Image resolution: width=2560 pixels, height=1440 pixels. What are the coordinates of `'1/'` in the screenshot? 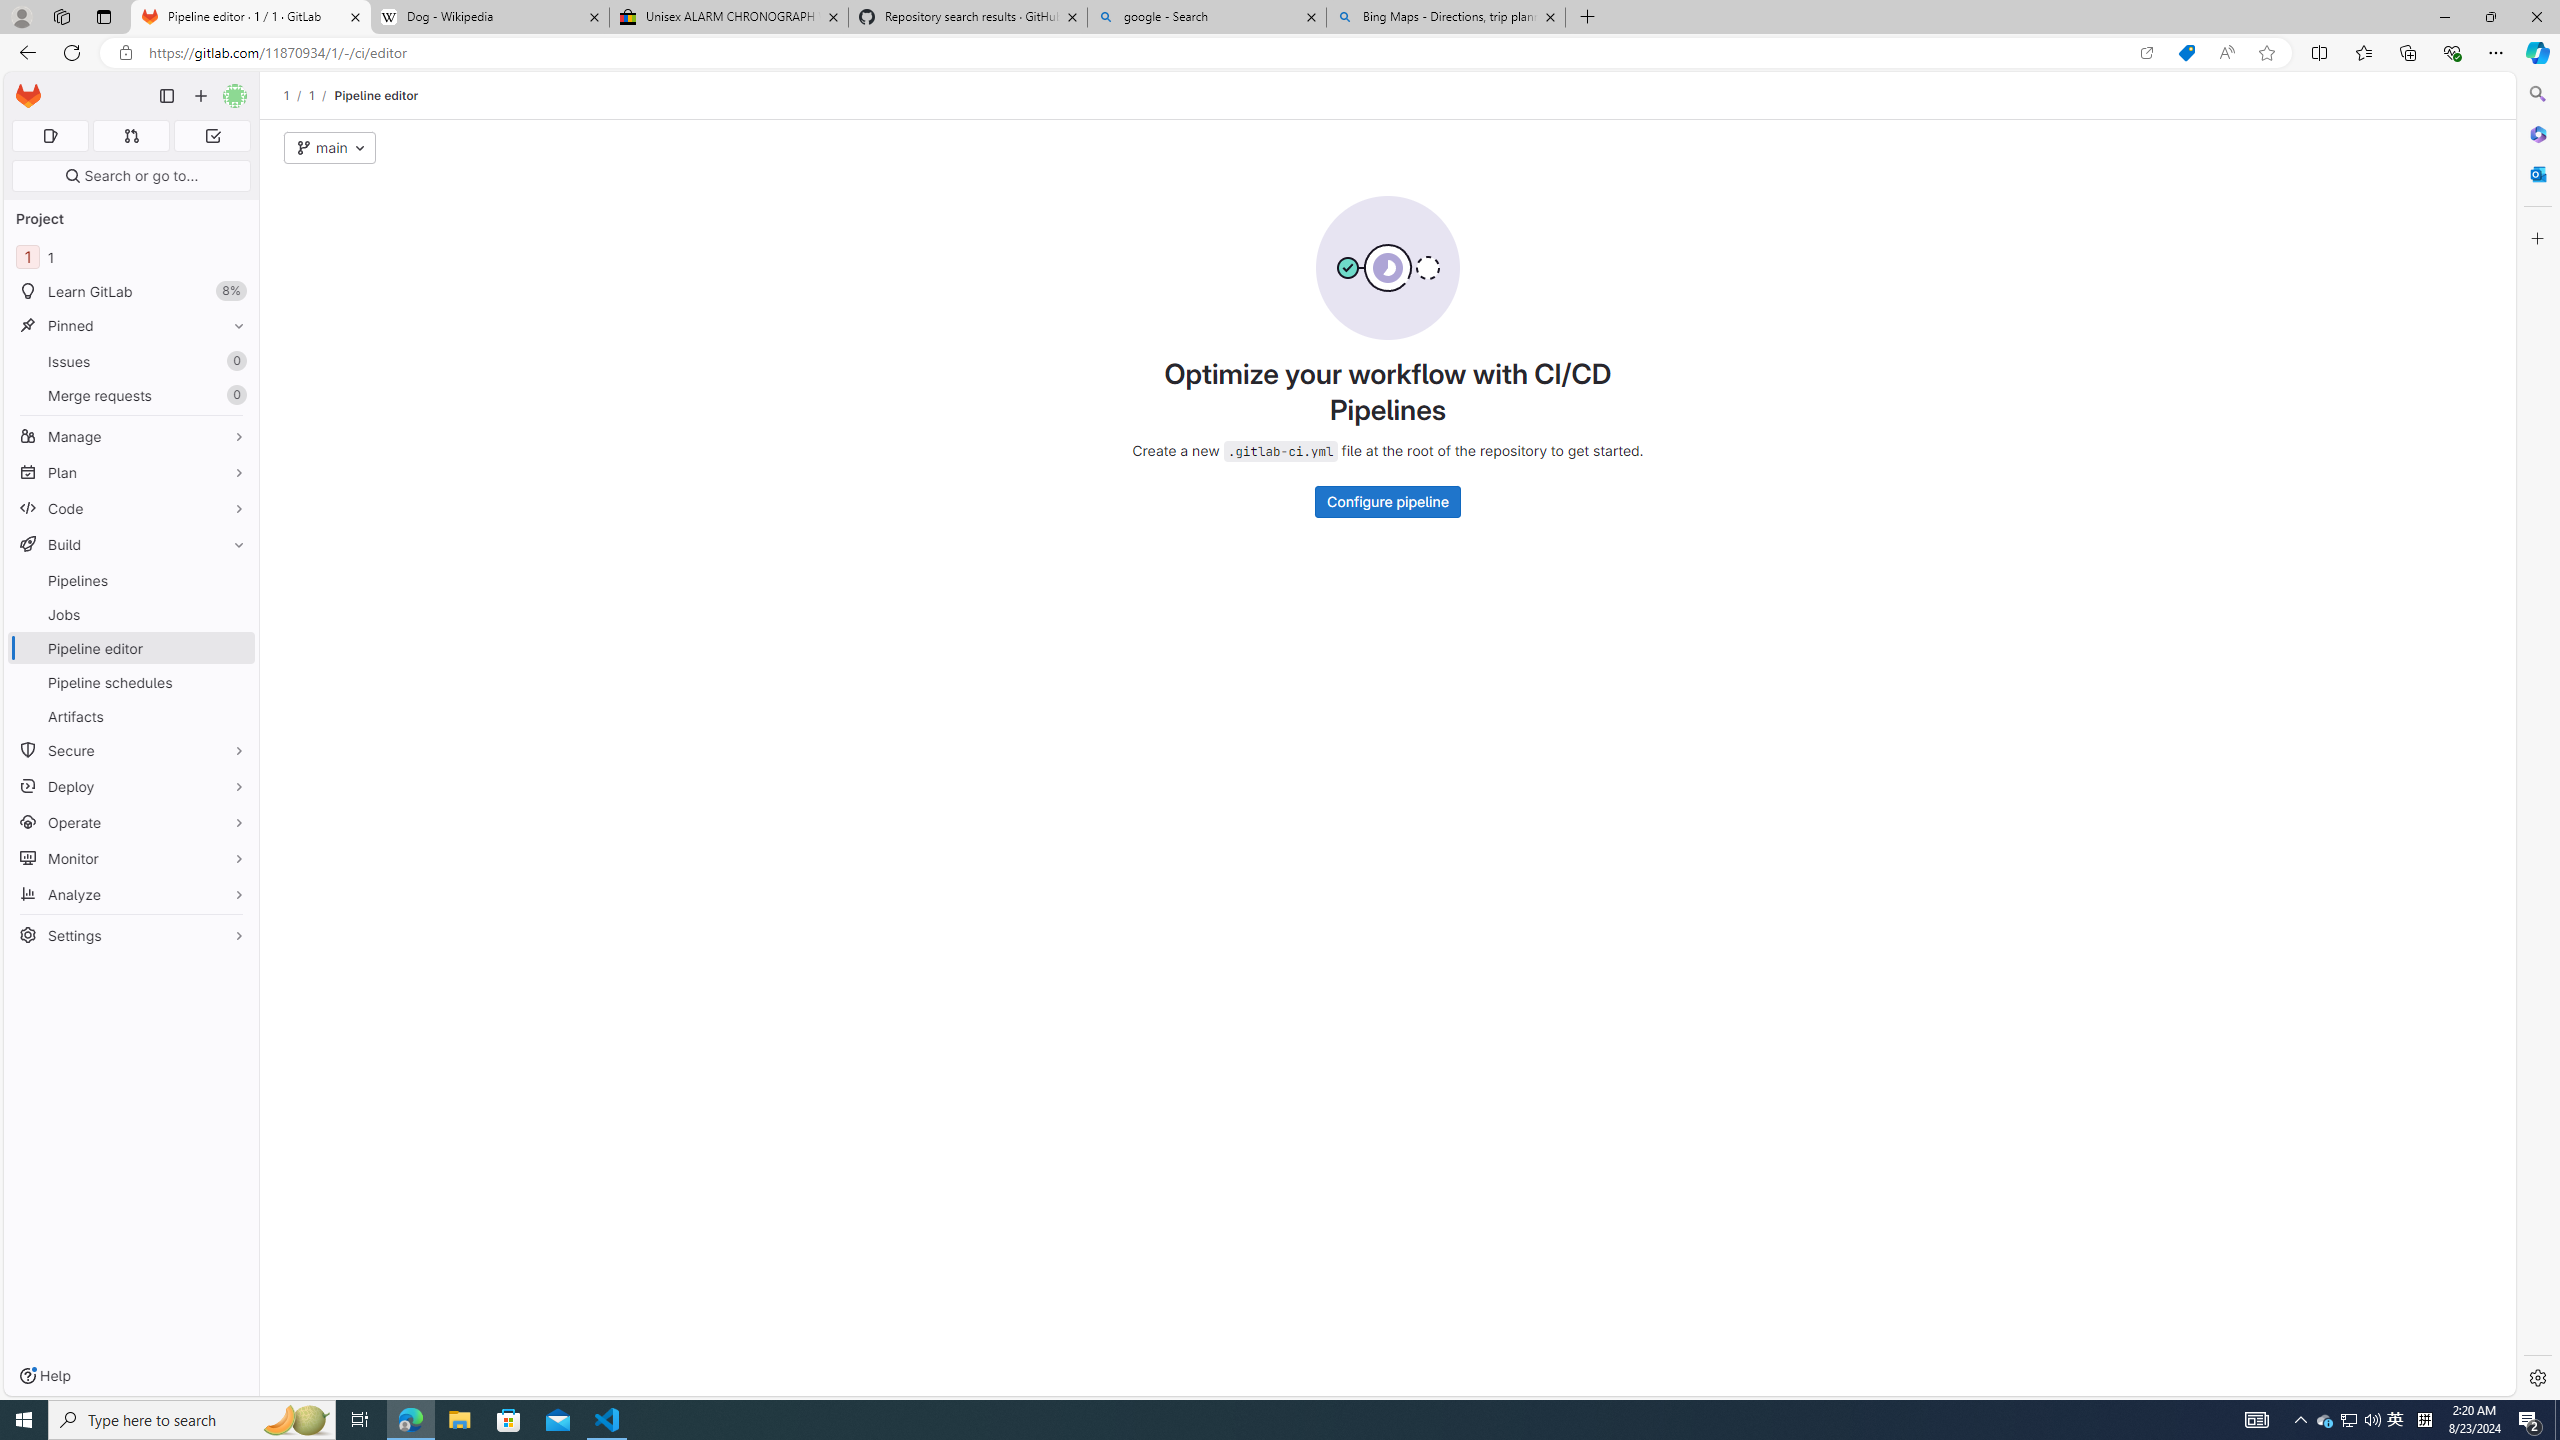 It's located at (322, 95).